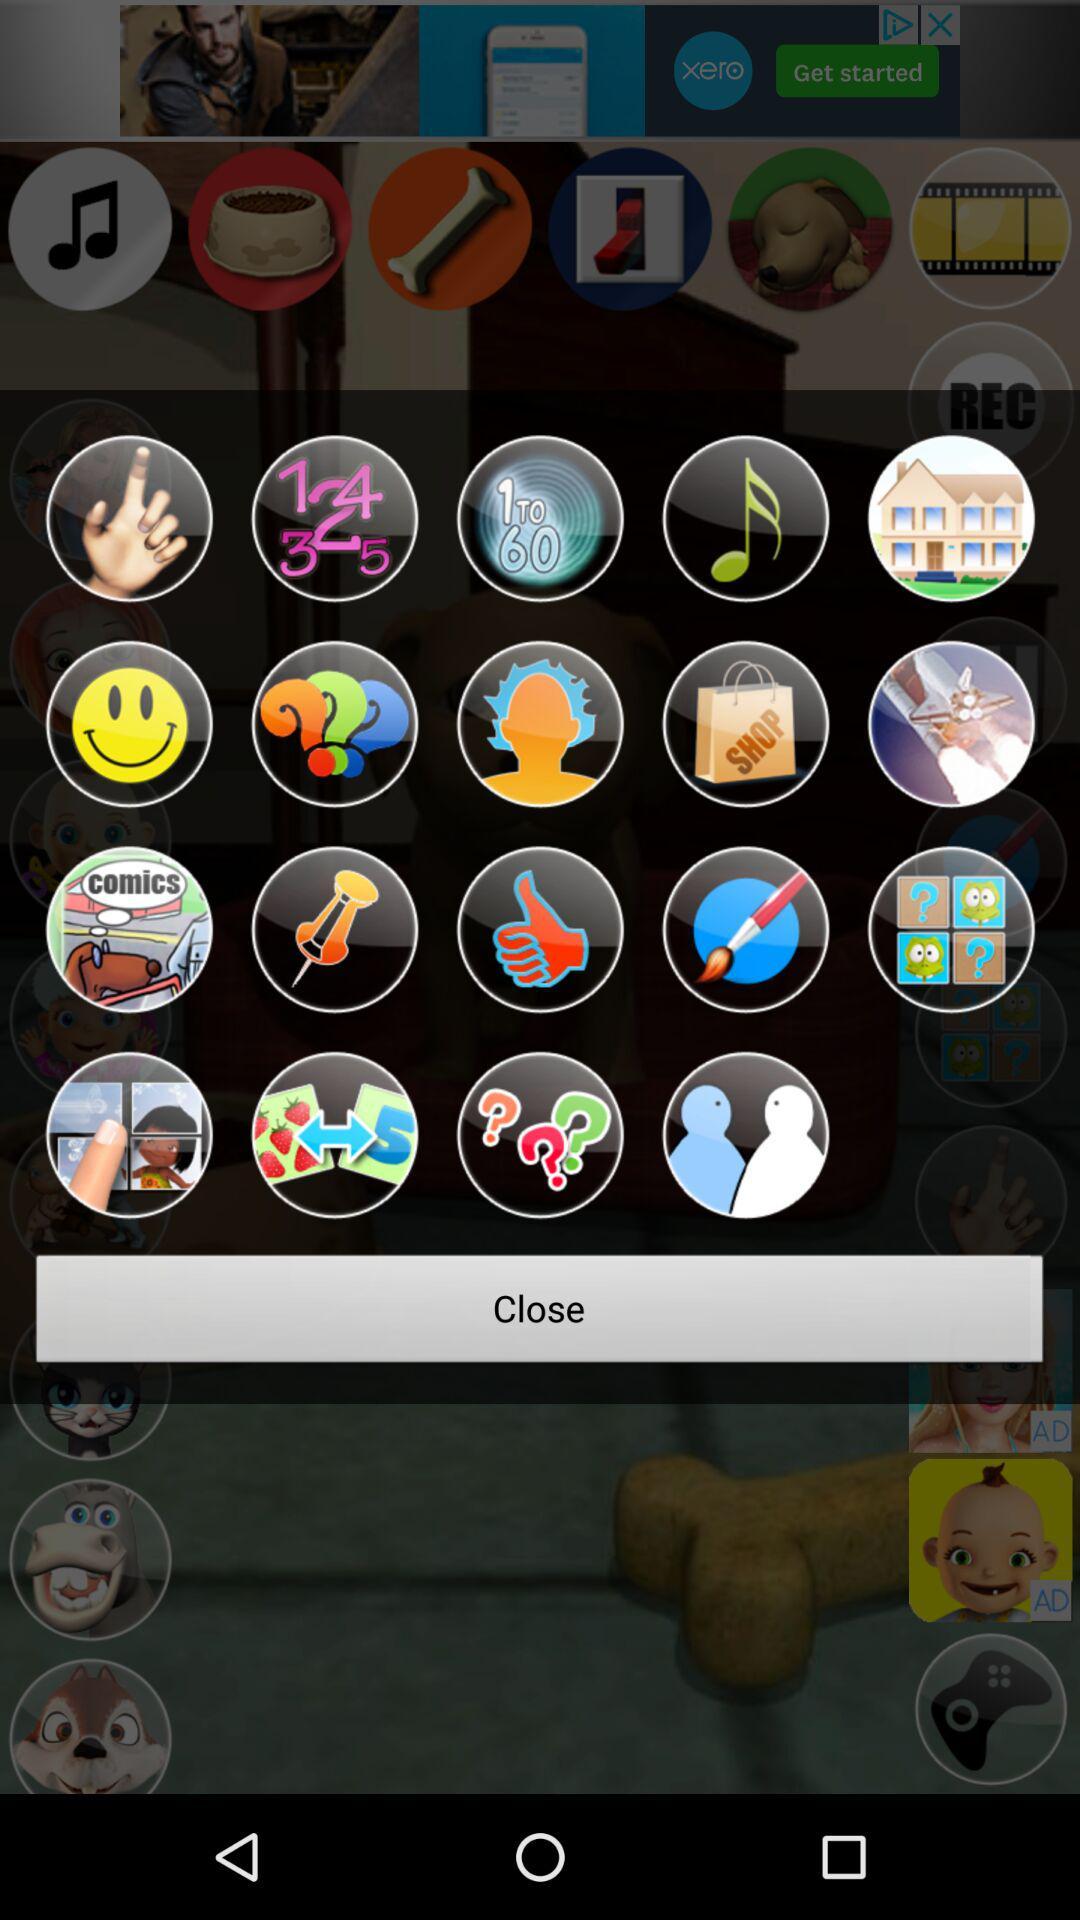 This screenshot has height=1920, width=1080. What do you see at coordinates (540, 555) in the screenshot?
I see `the notifications icon` at bounding box center [540, 555].